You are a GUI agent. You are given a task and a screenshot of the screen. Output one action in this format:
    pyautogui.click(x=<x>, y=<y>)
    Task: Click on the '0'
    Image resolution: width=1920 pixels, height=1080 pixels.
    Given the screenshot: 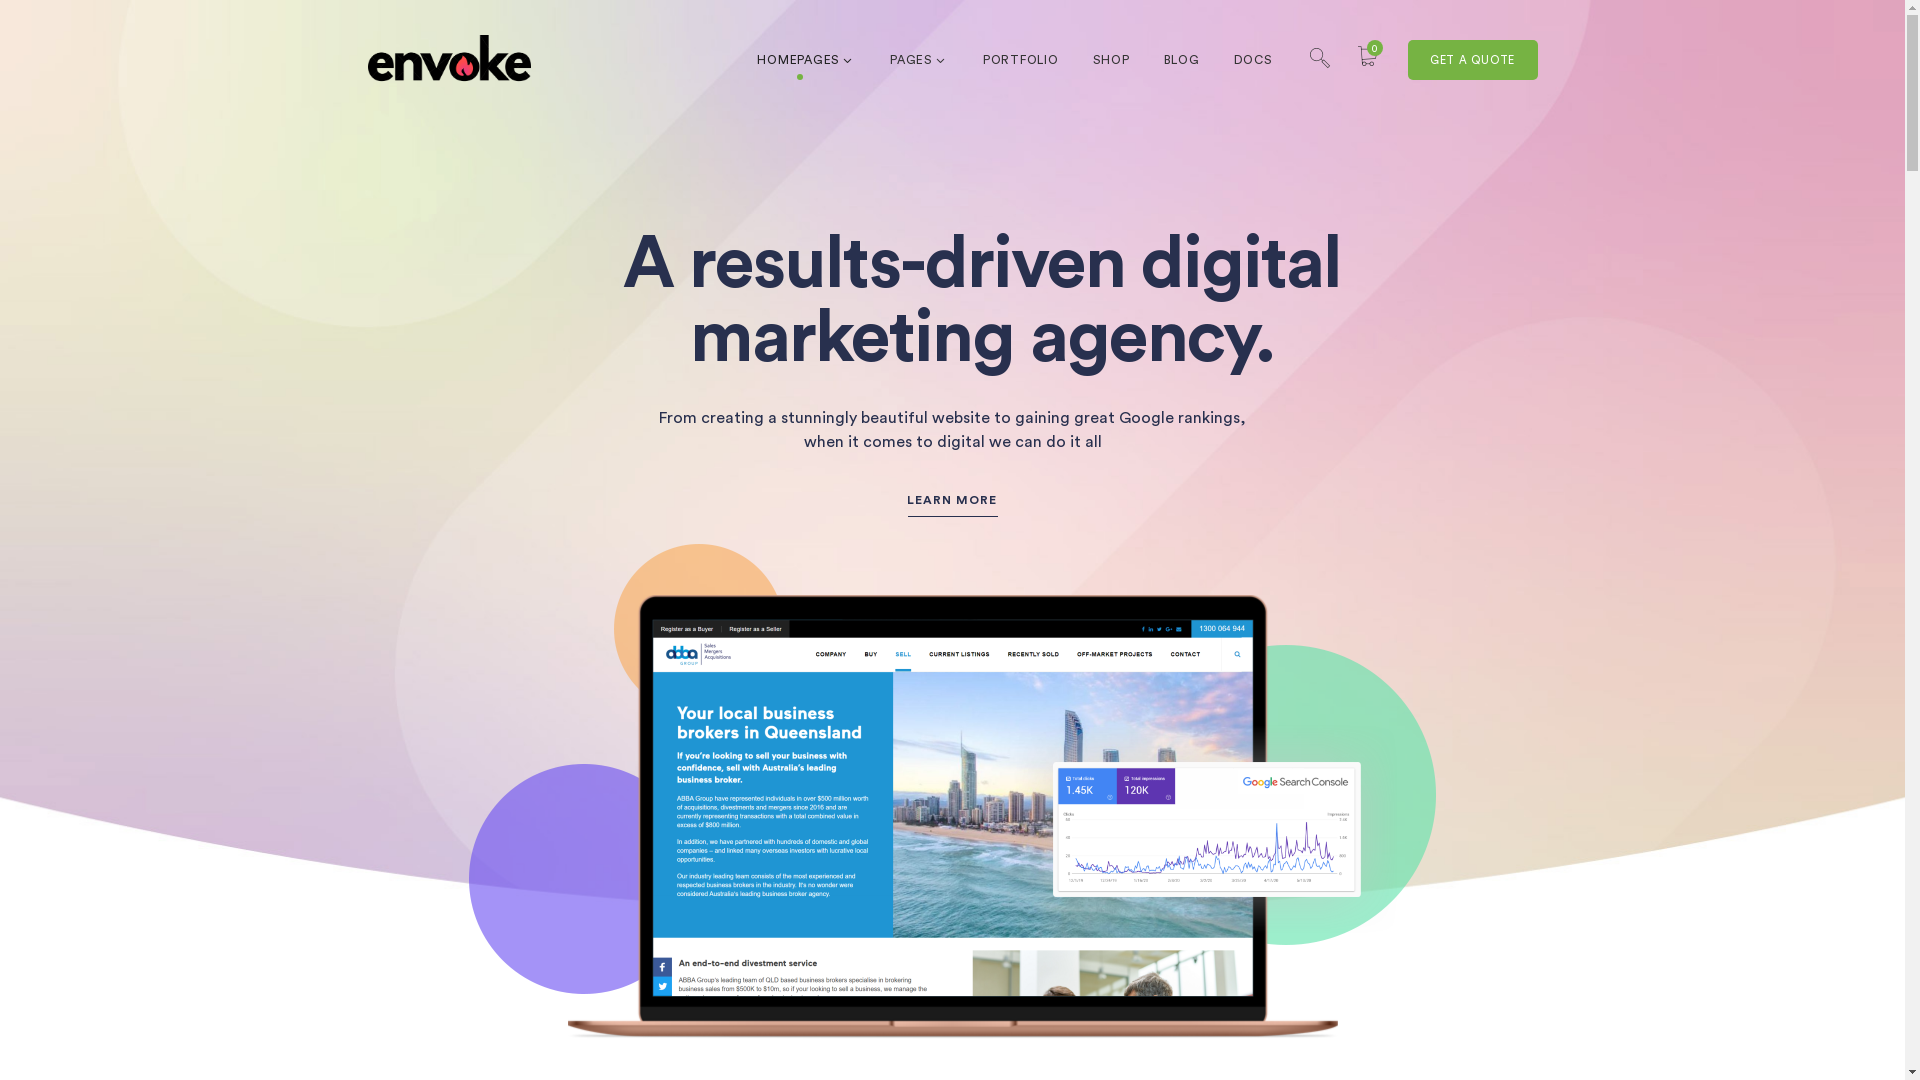 What is the action you would take?
    pyautogui.click(x=1352, y=59)
    